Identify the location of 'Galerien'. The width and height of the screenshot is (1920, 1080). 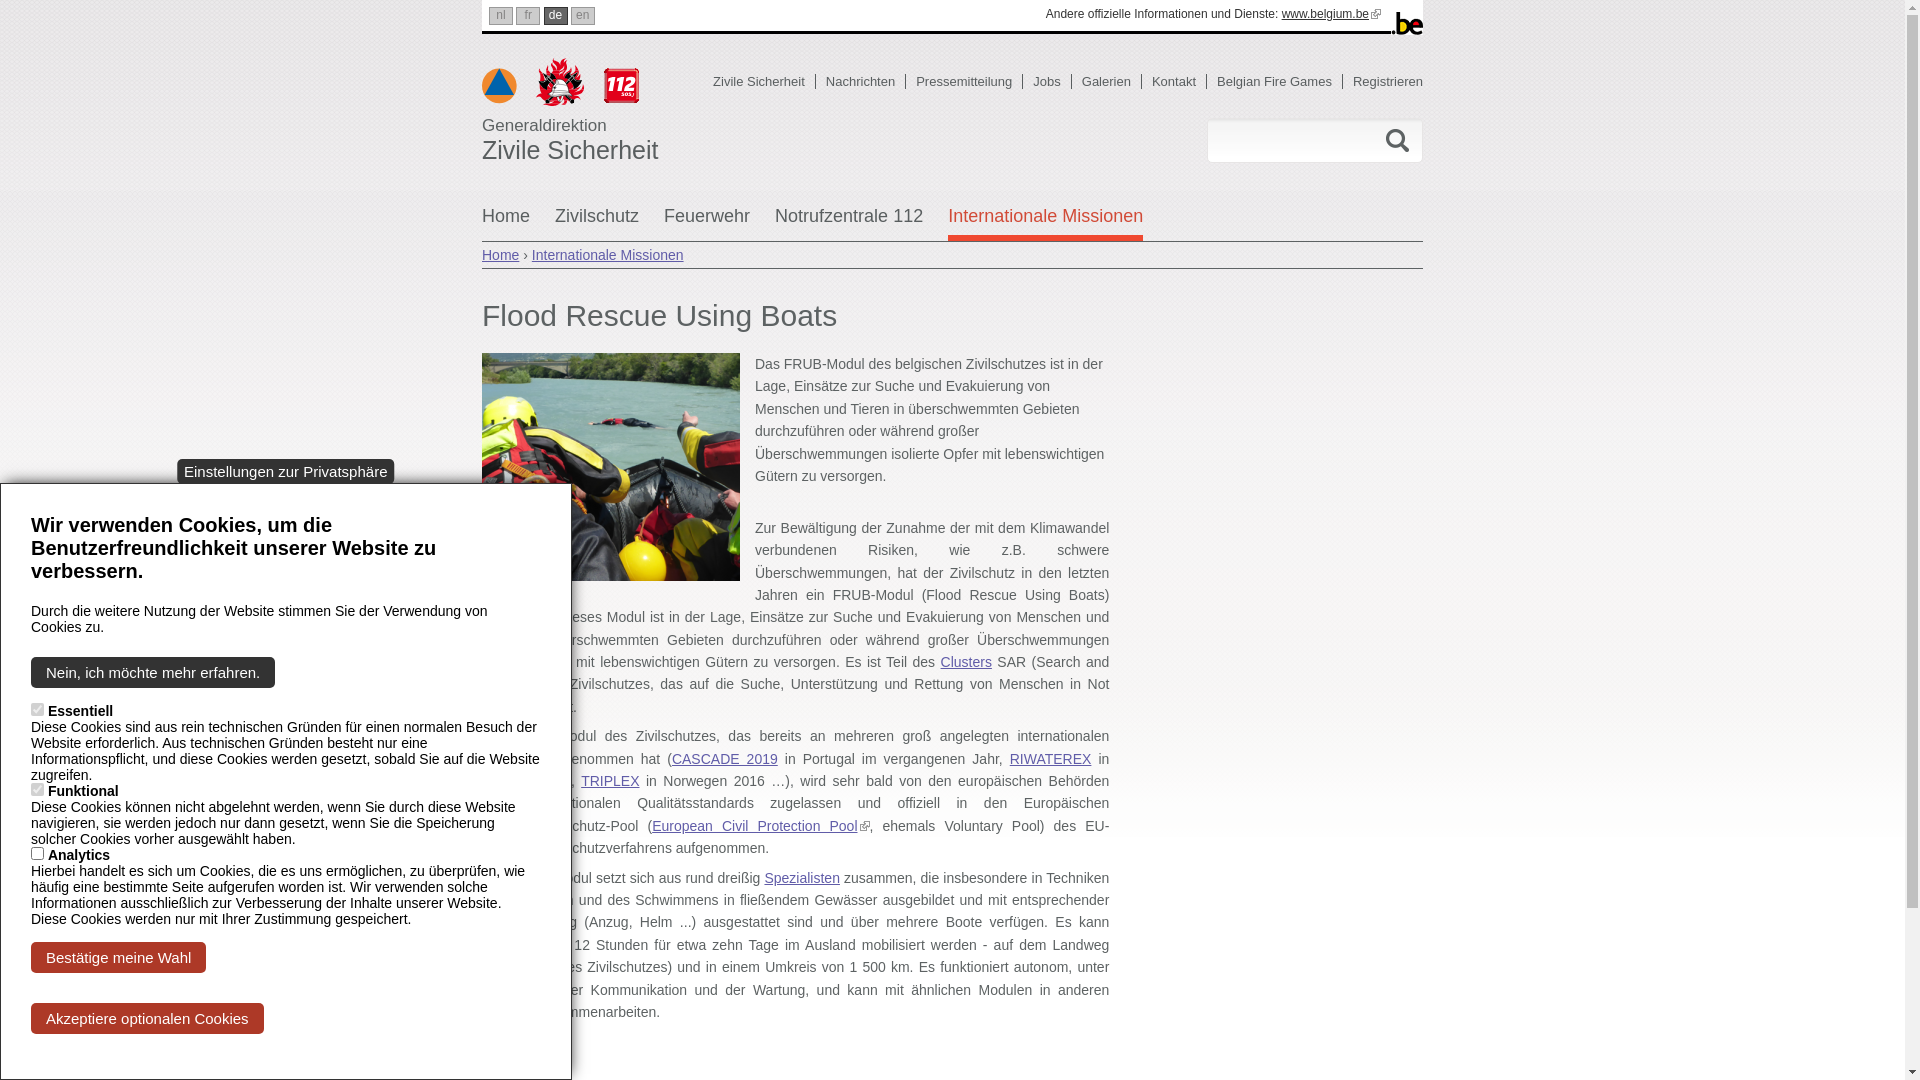
(1111, 80).